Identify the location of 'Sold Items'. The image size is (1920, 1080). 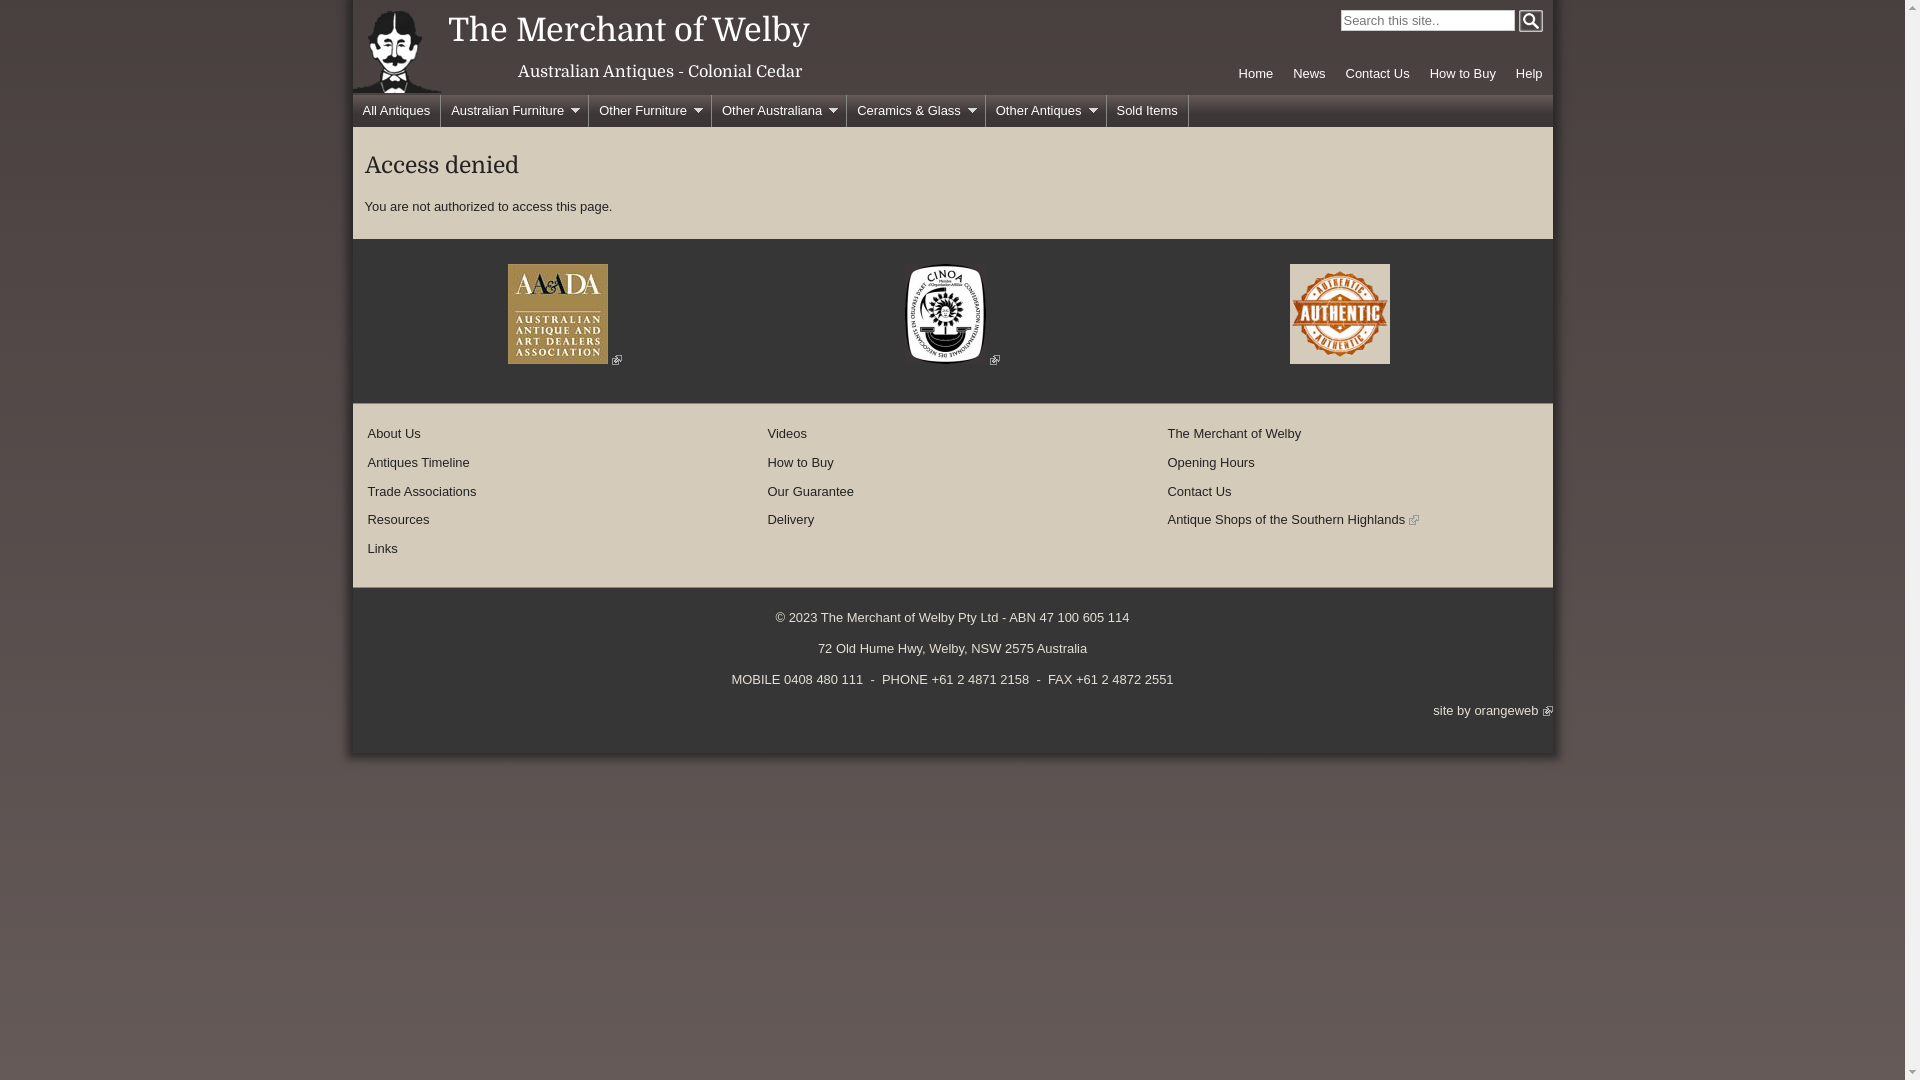
(1104, 111).